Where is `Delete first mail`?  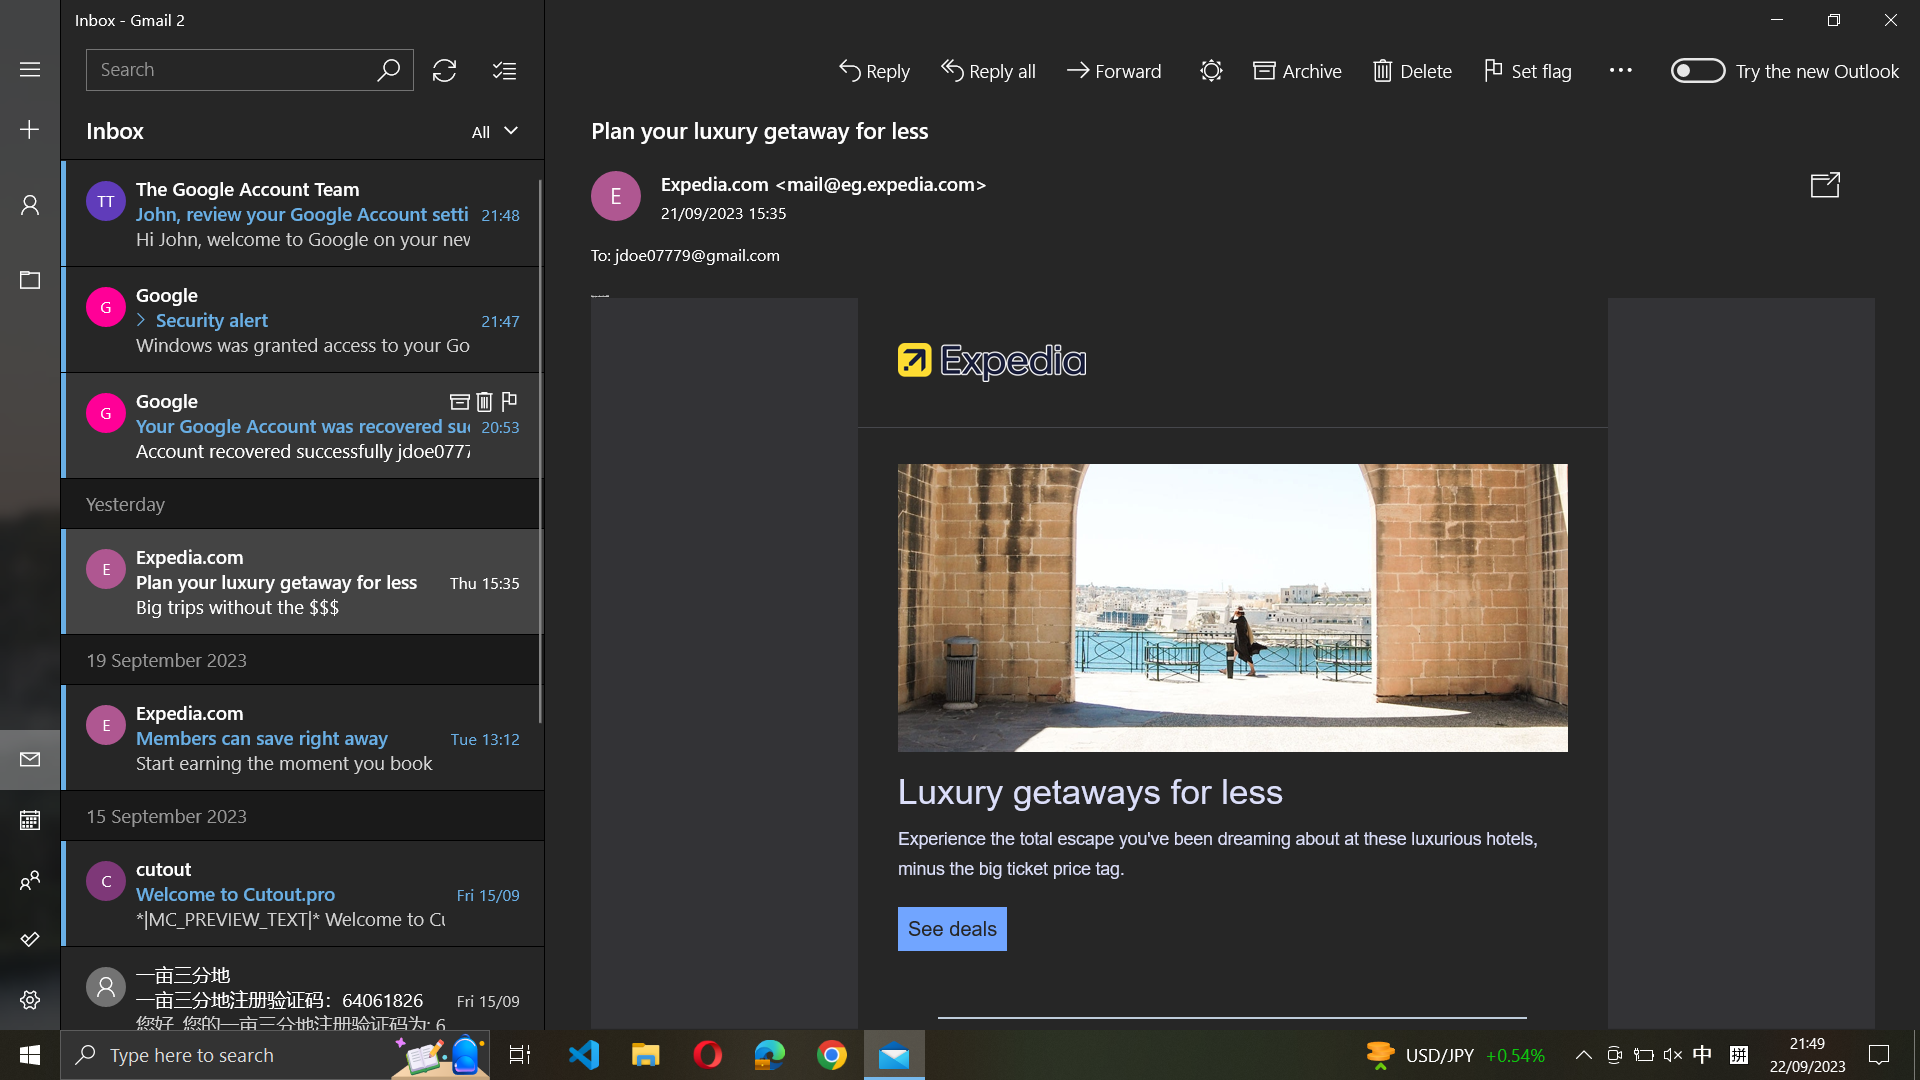 Delete first mail is located at coordinates (302, 212).